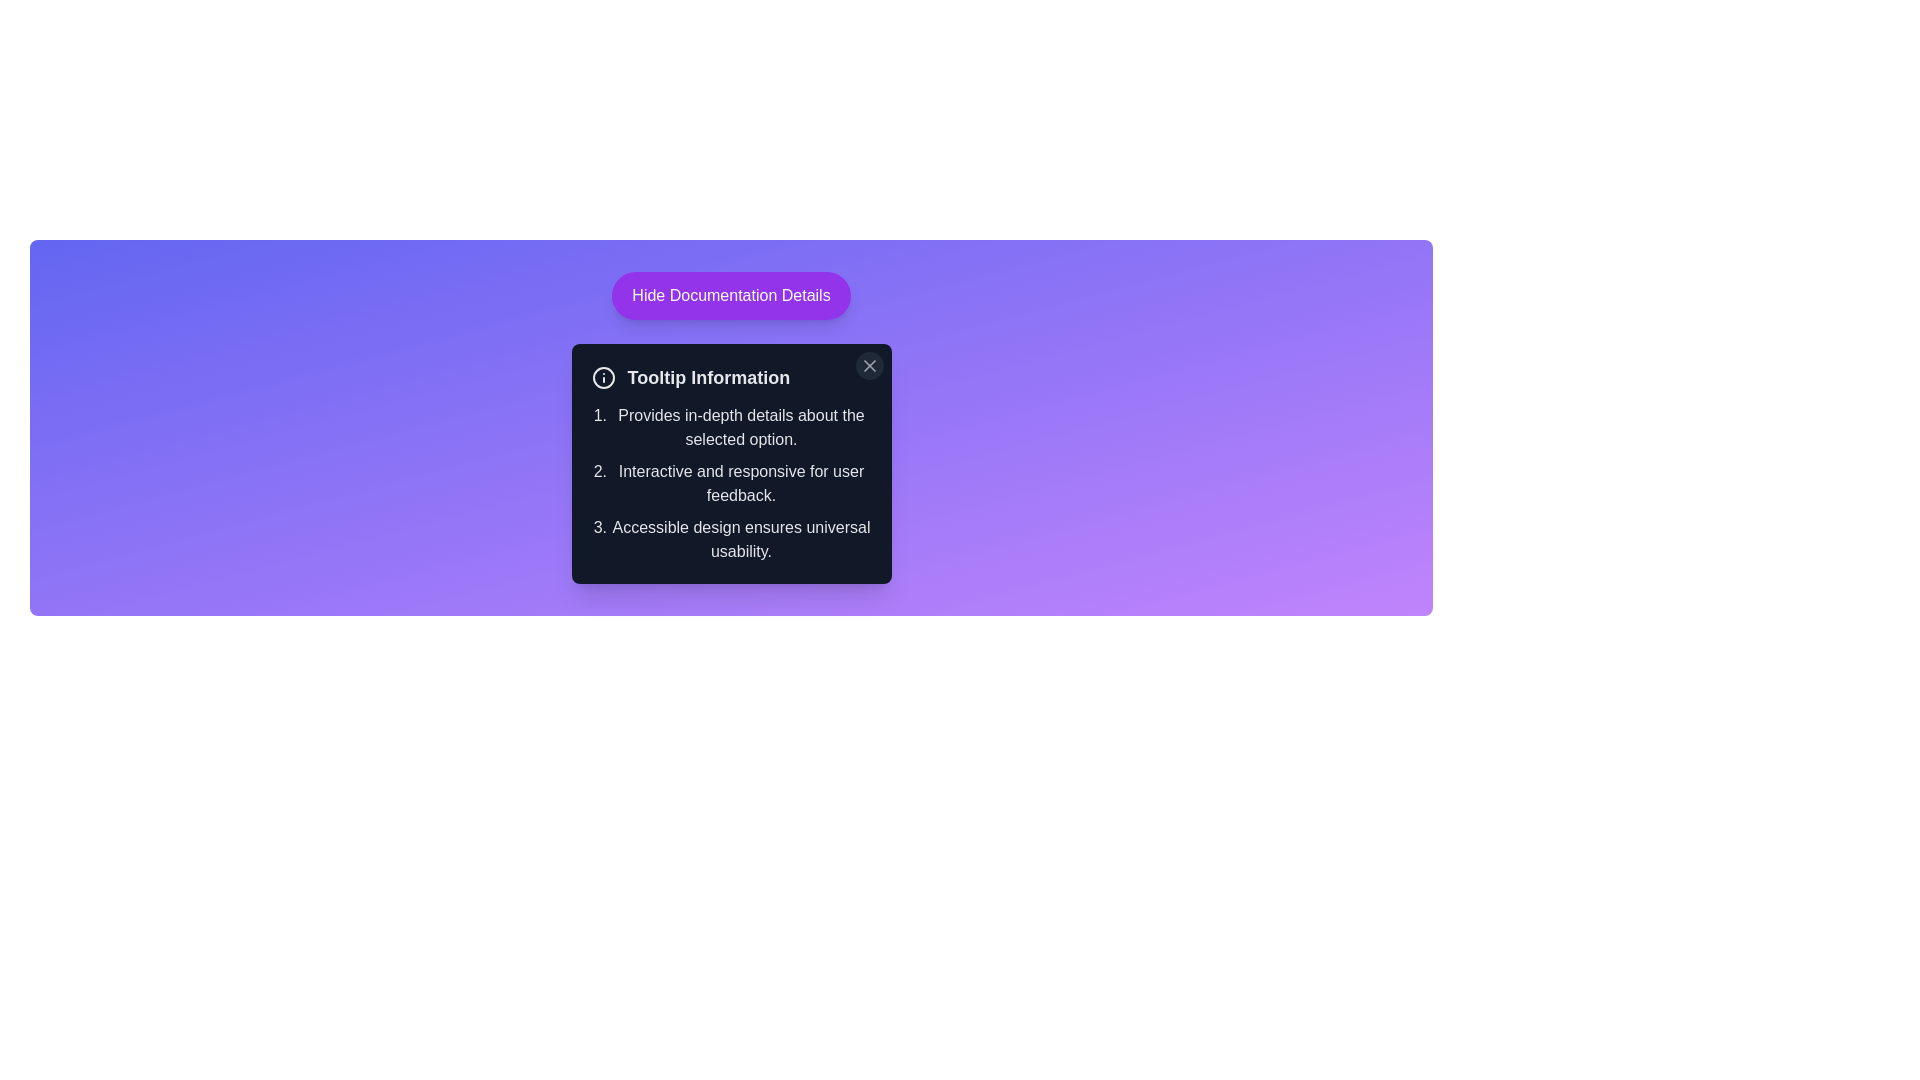  What do you see at coordinates (730, 296) in the screenshot?
I see `the button located above the tooltip window with a gradient background from indigo to purple to hide the documentation details` at bounding box center [730, 296].